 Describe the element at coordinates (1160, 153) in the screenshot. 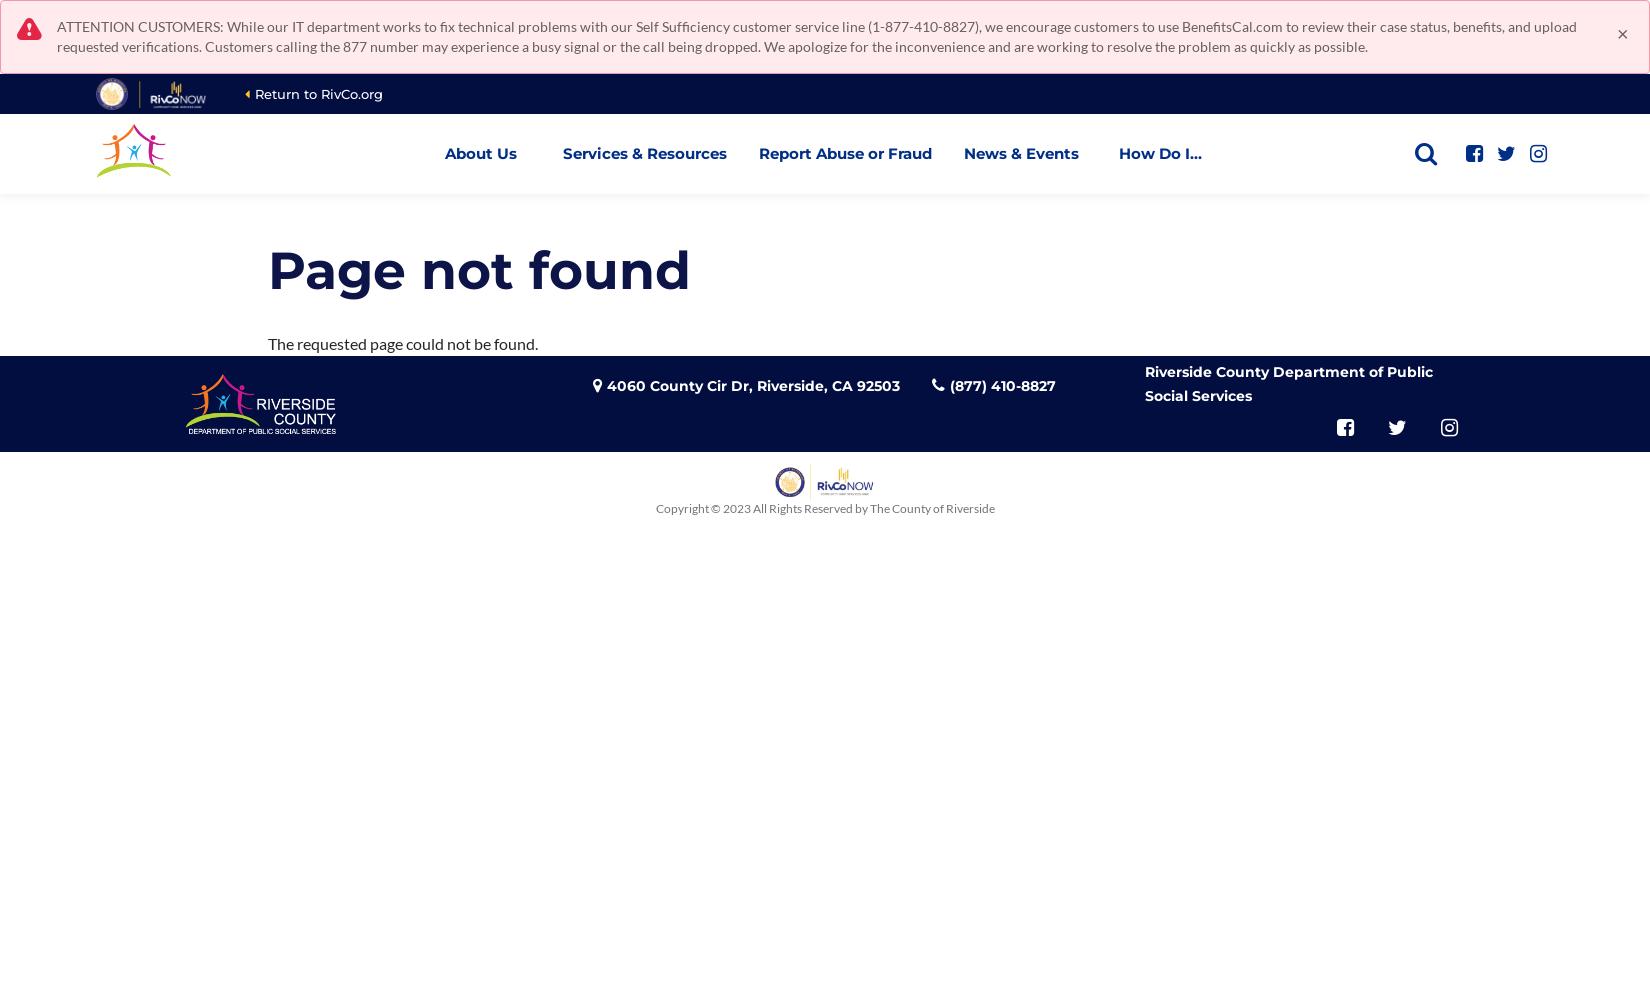

I see `'How Do I…'` at that location.